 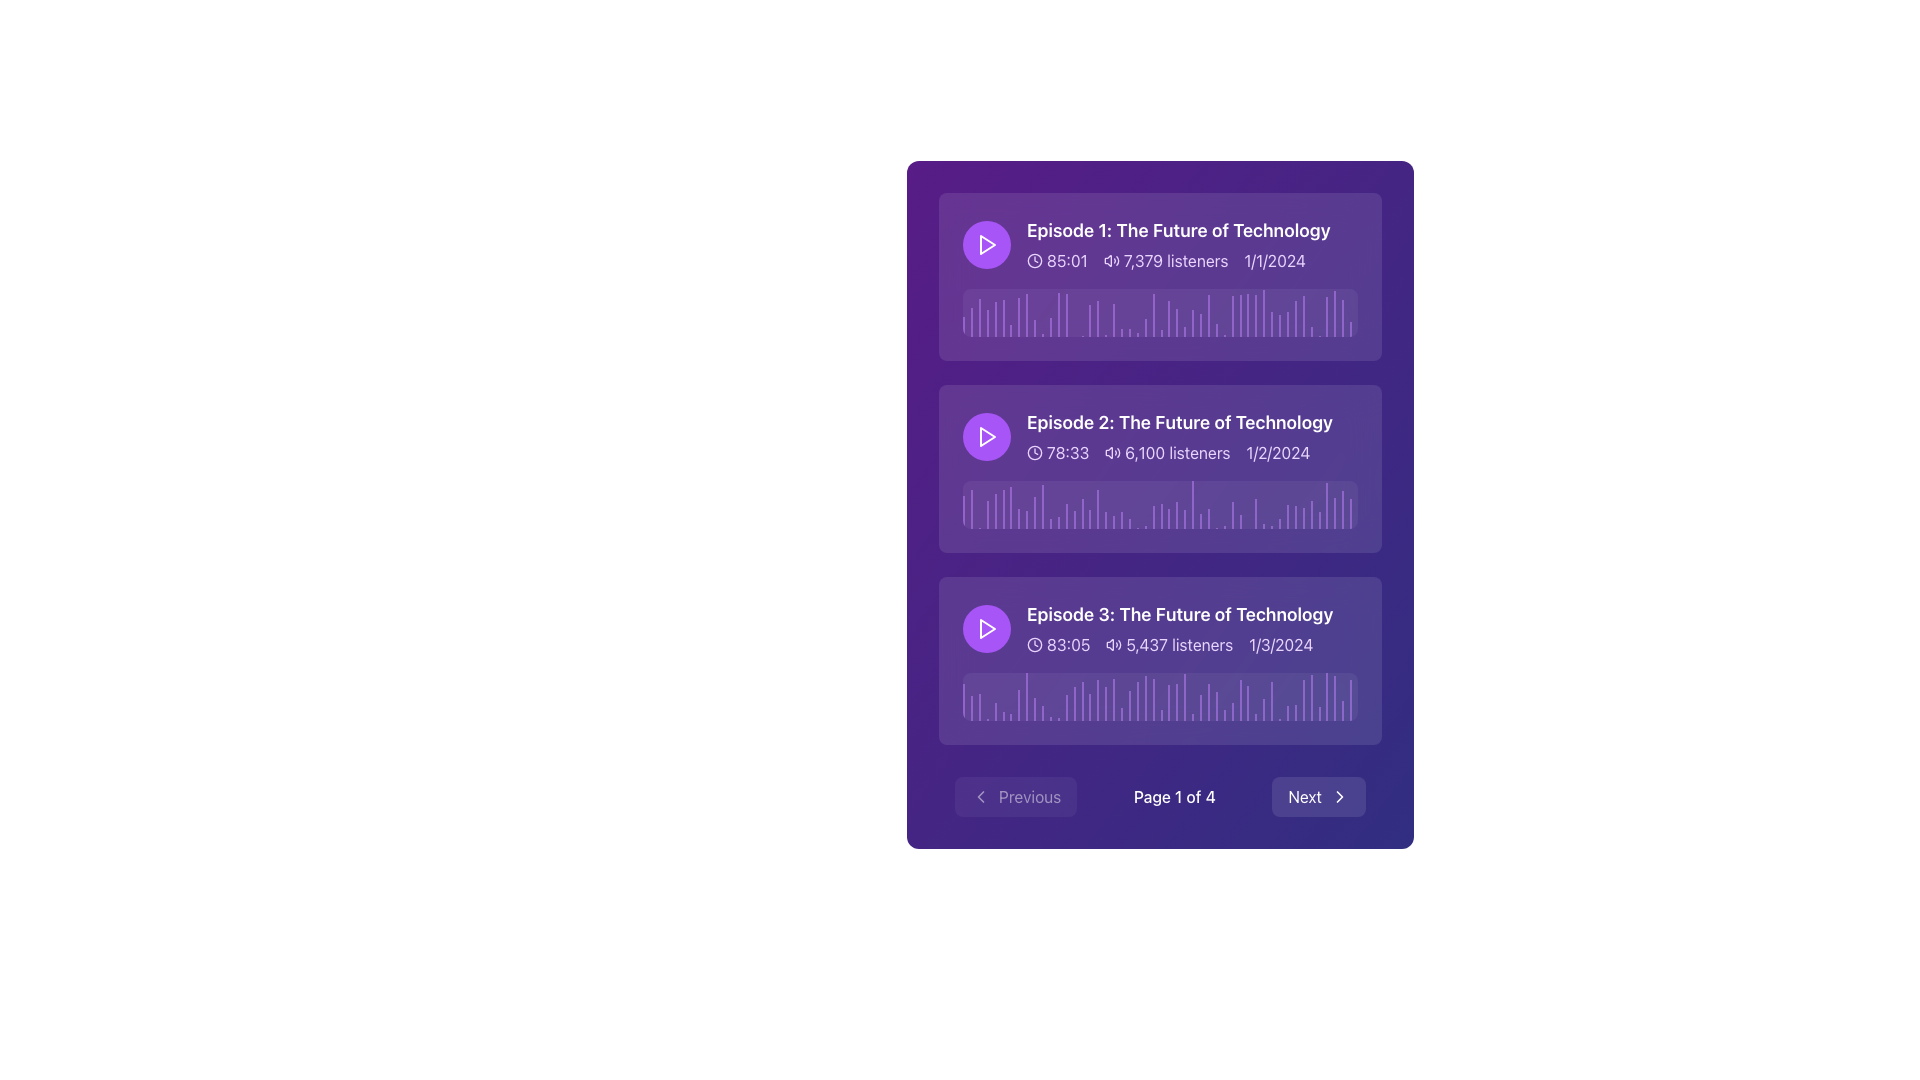 What do you see at coordinates (1335, 697) in the screenshot?
I see `the 50th vertical segment of the progress bar located in the bottom section of the third card, which is colored with a blend of purple and red` at bounding box center [1335, 697].